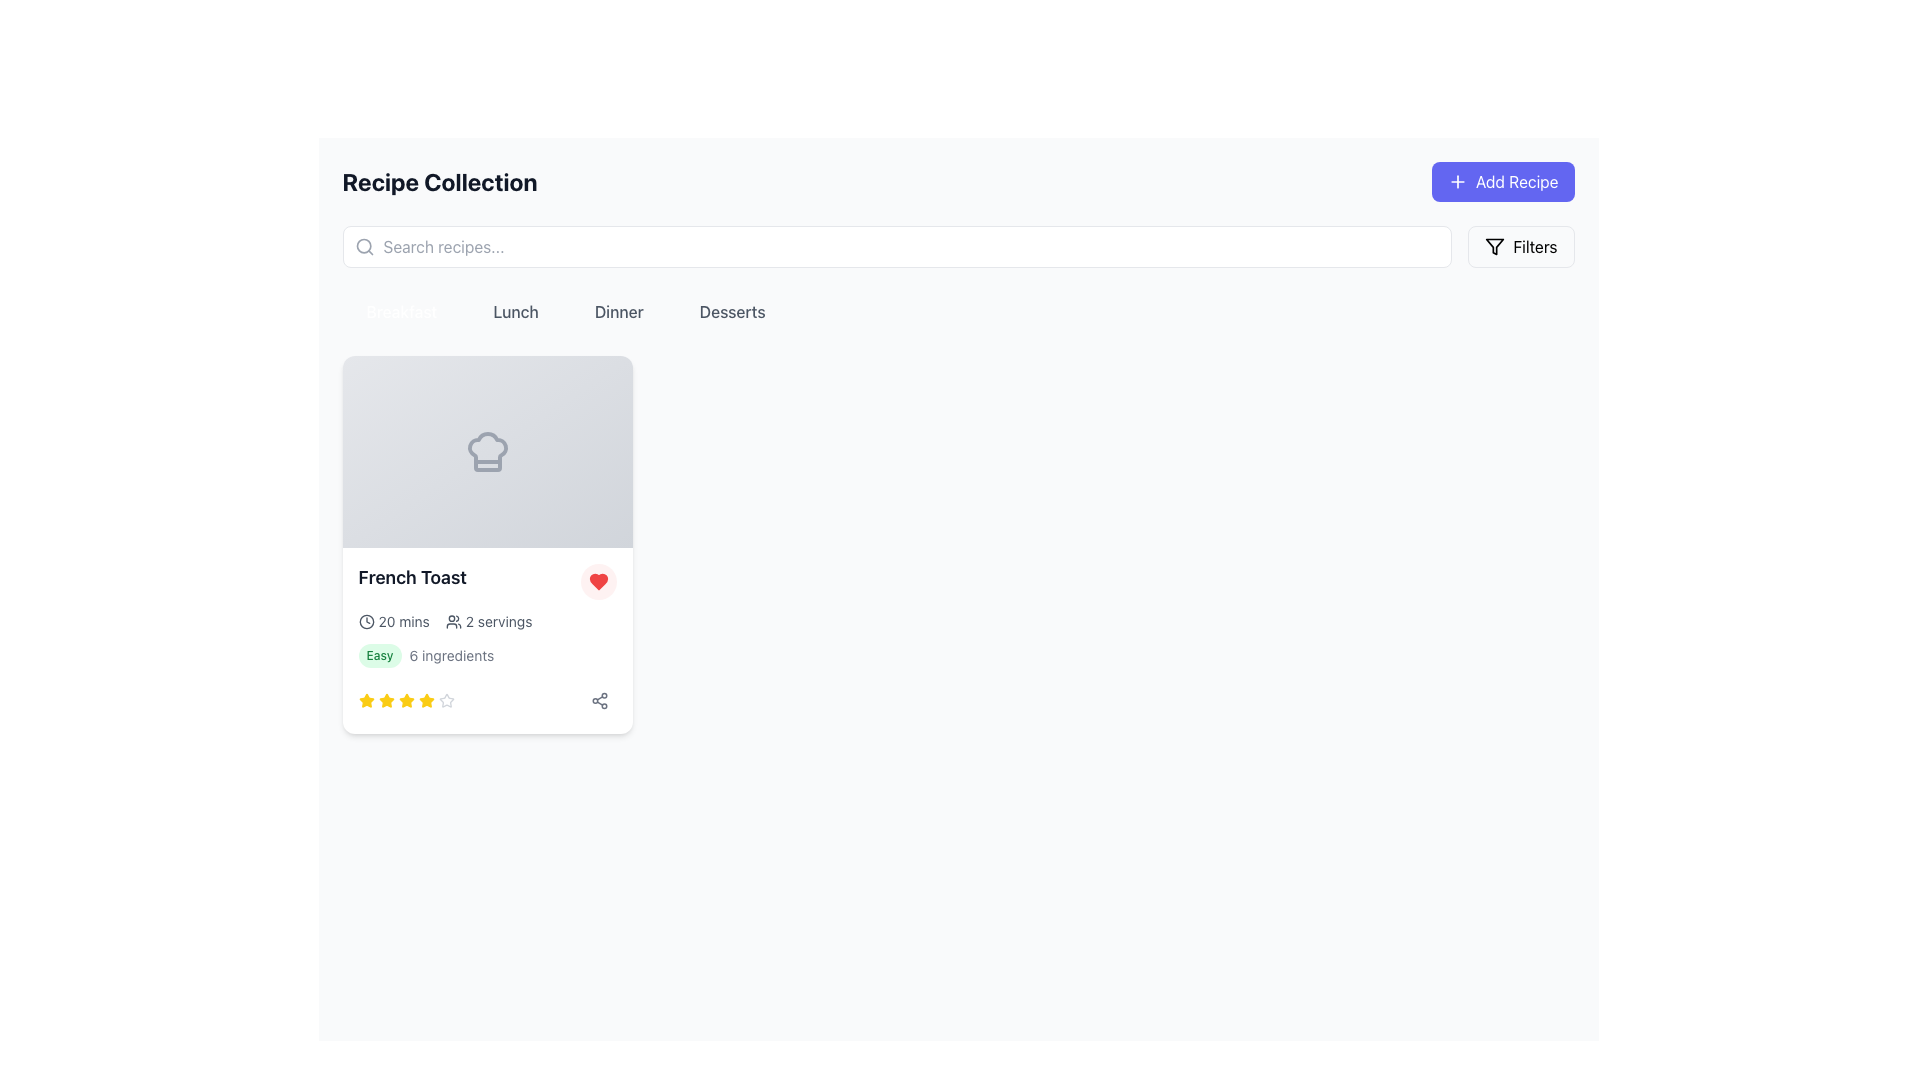 This screenshot has width=1920, height=1080. What do you see at coordinates (386, 699) in the screenshot?
I see `the first star in the star rating feature below the card representing 'French Toast'` at bounding box center [386, 699].